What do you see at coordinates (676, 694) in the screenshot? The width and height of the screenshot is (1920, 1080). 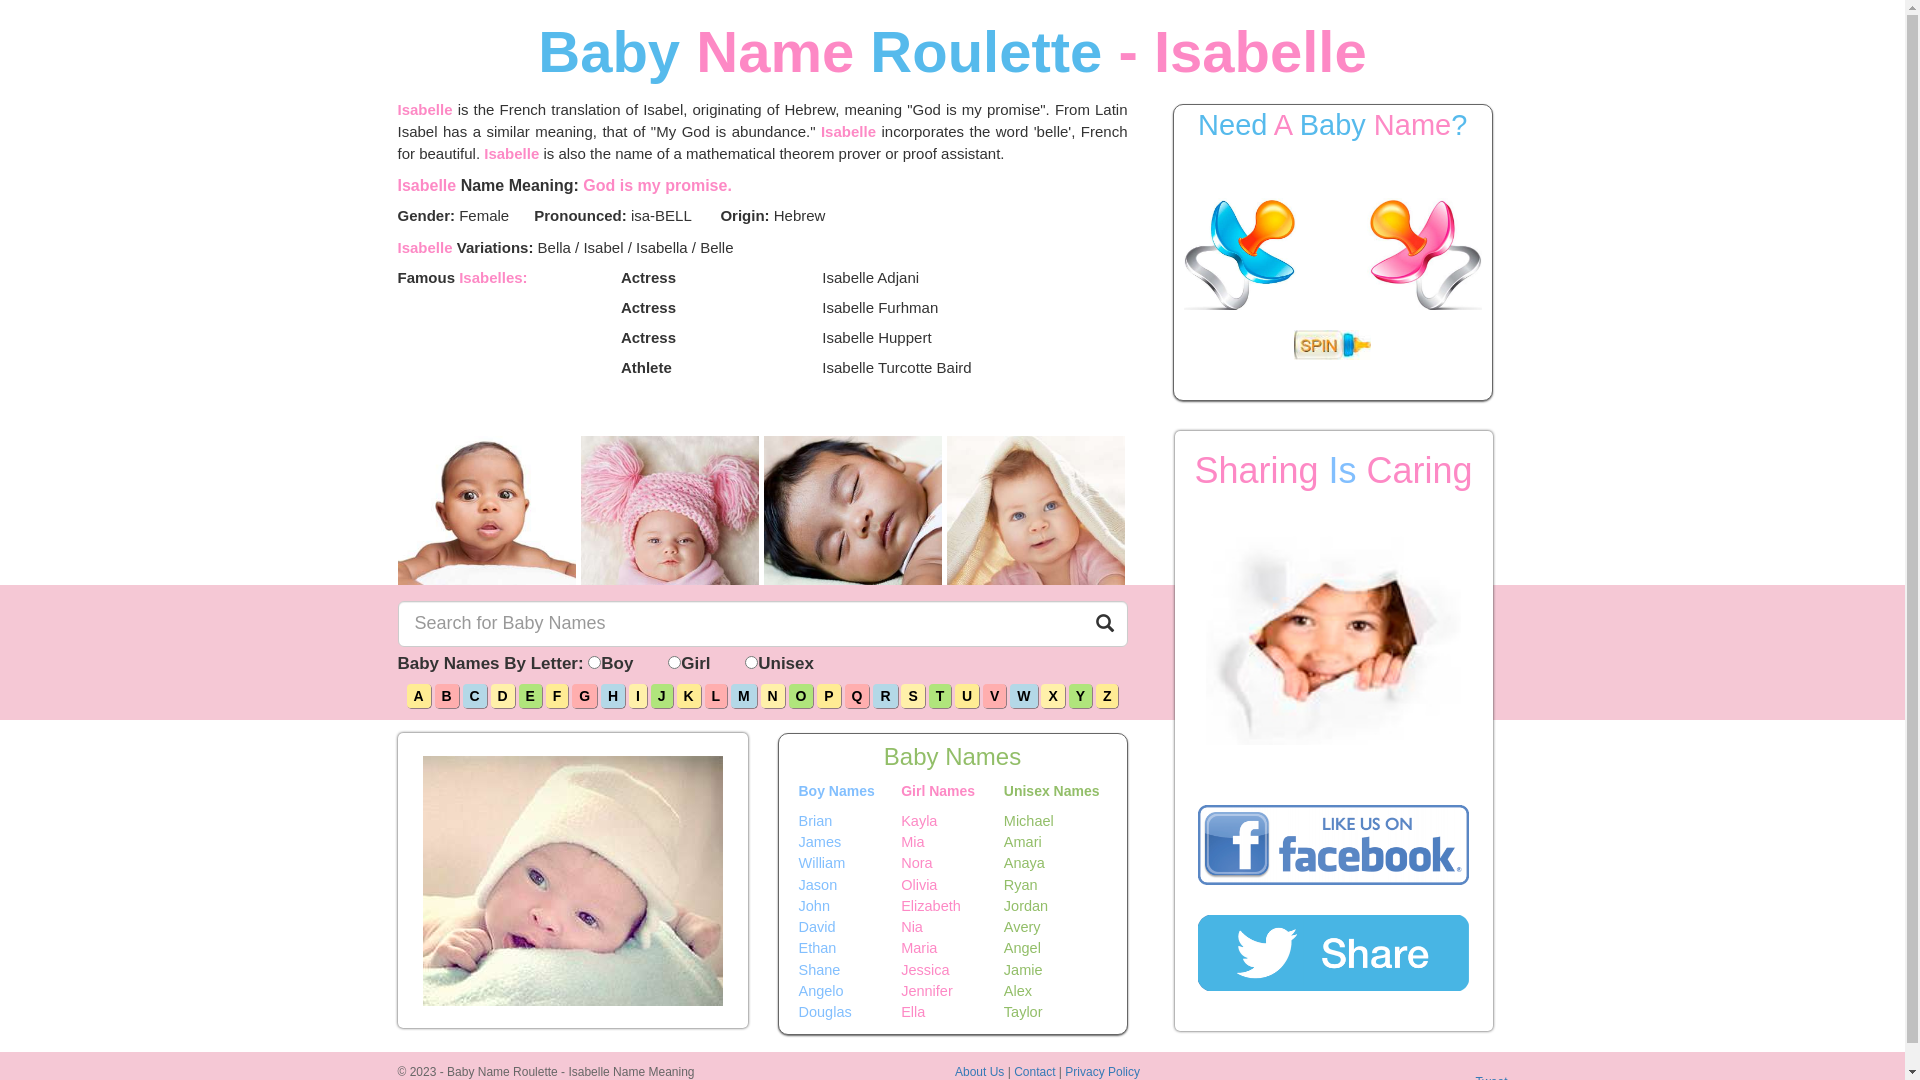 I see `'K'` at bounding box center [676, 694].